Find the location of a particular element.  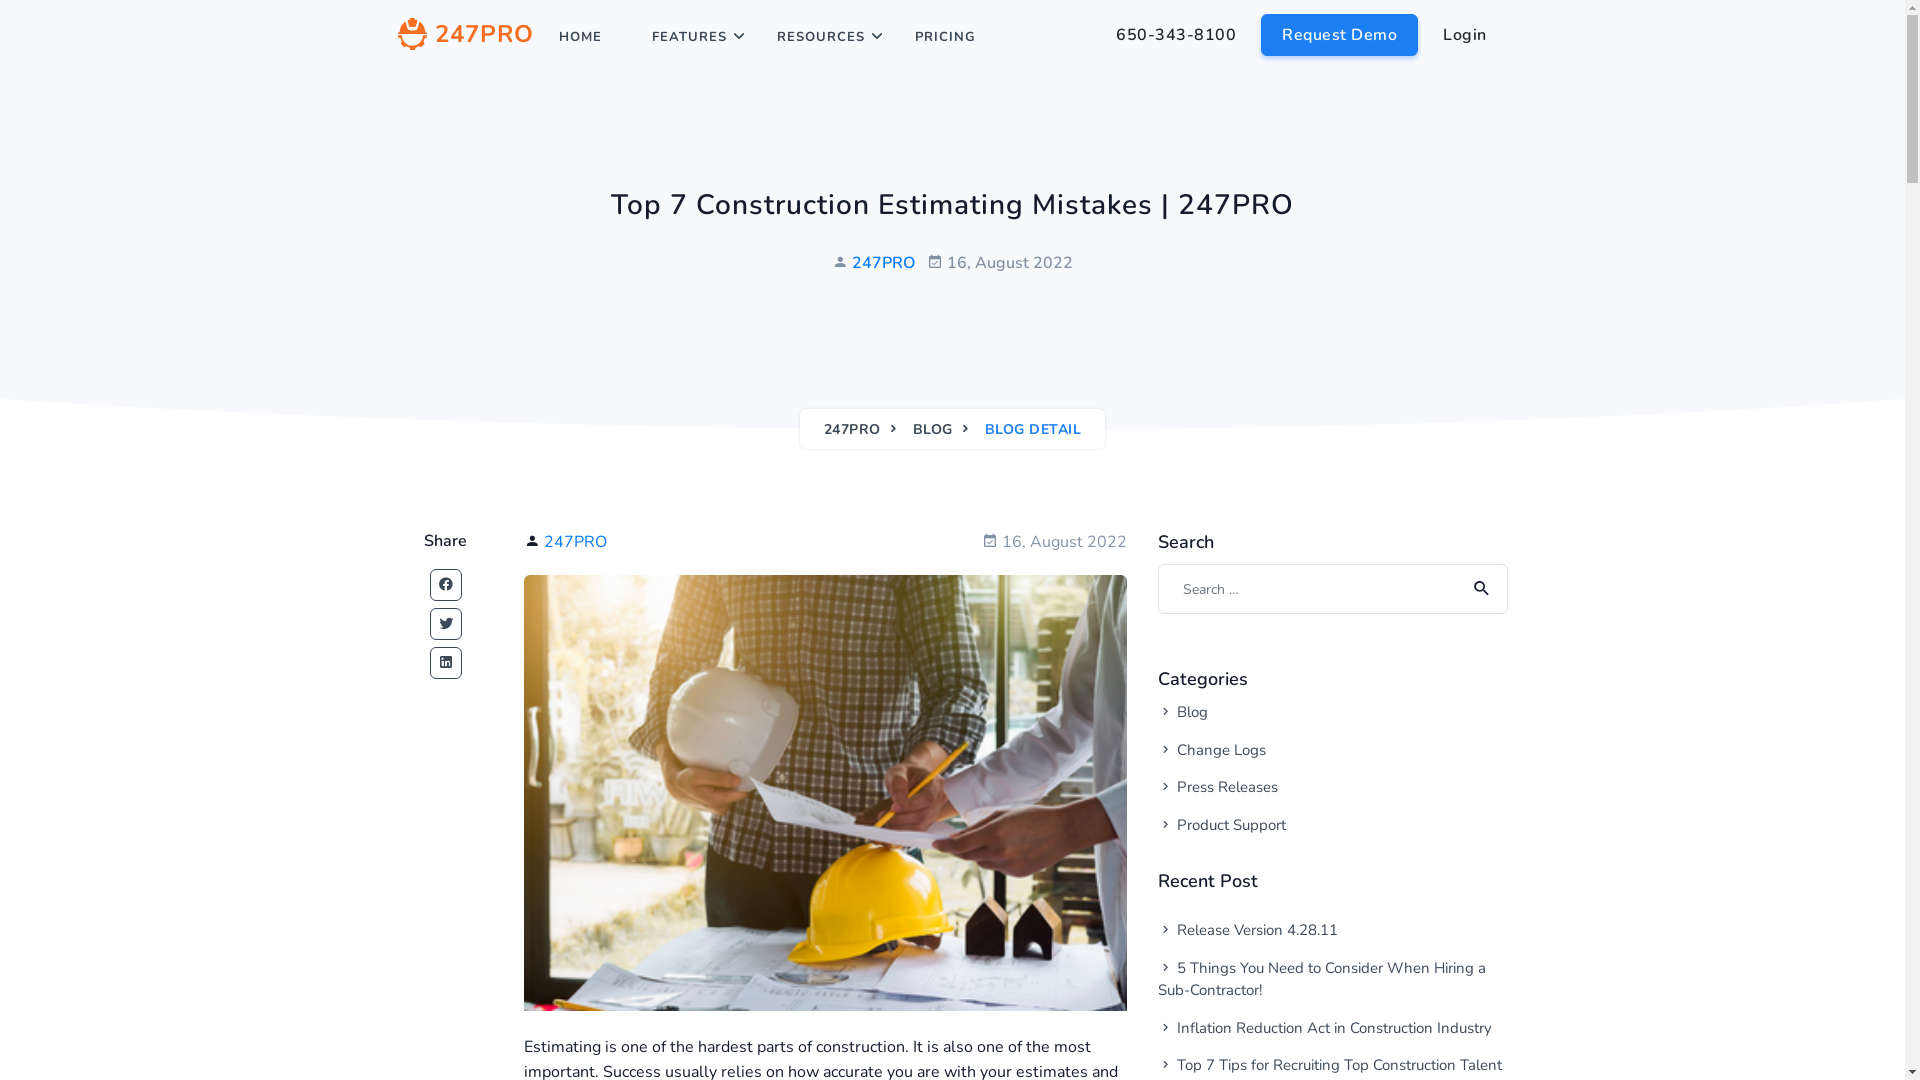

'247PRO' is located at coordinates (852, 428).